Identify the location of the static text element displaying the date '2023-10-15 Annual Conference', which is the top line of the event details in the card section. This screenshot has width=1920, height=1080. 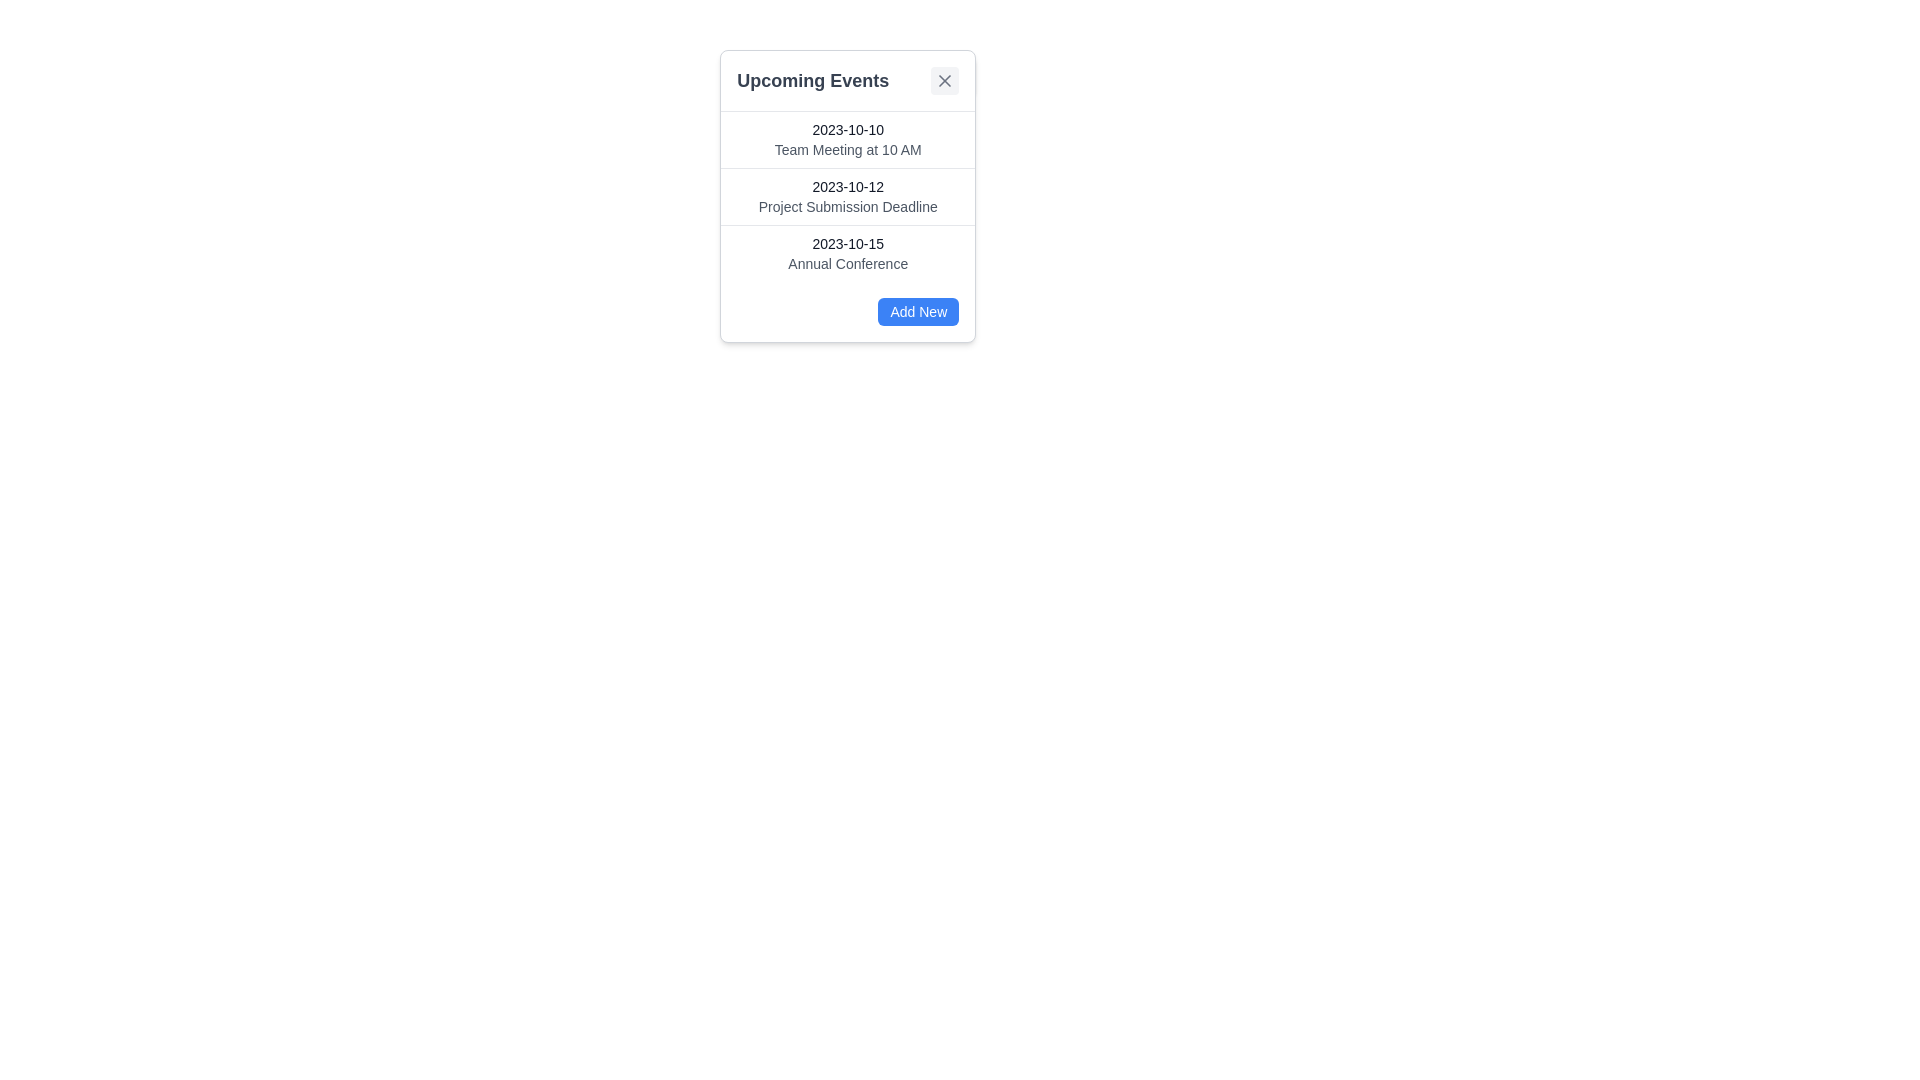
(848, 242).